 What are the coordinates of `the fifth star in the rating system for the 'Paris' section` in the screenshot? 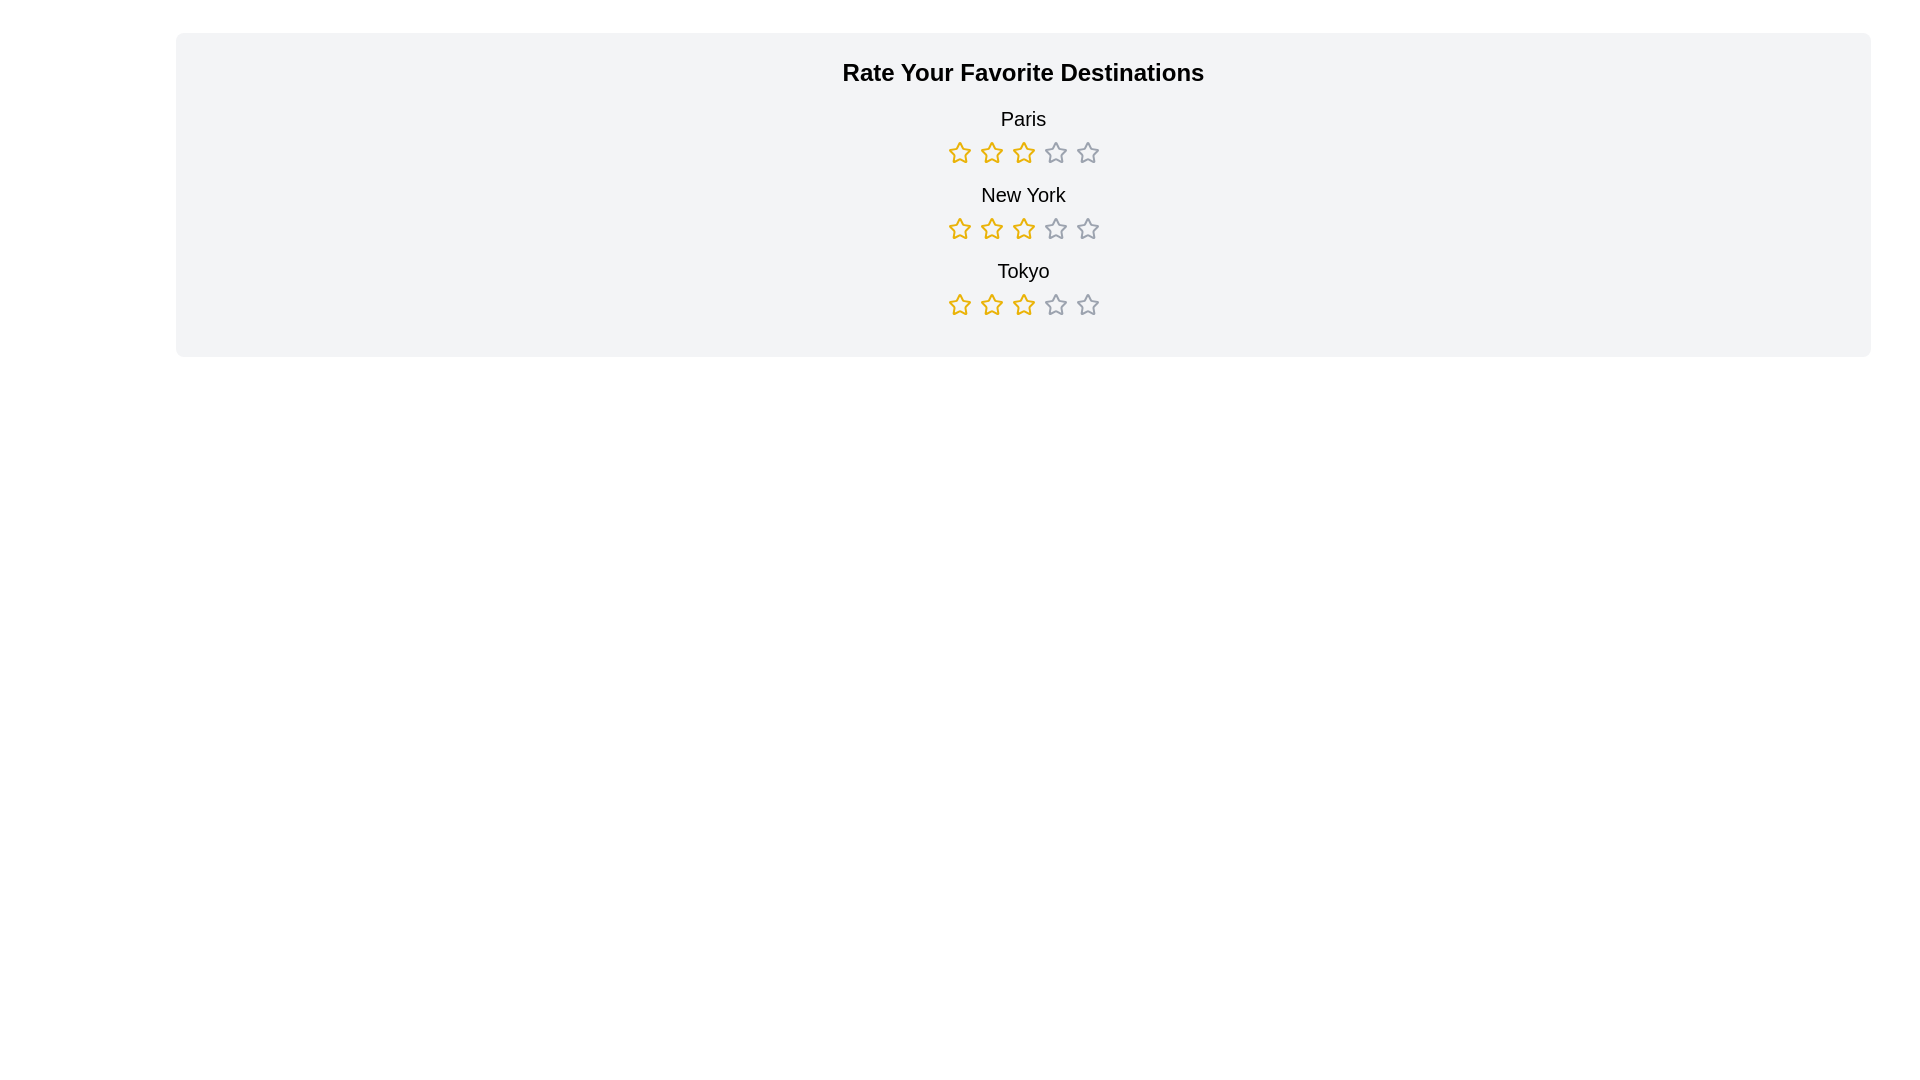 It's located at (1086, 152).